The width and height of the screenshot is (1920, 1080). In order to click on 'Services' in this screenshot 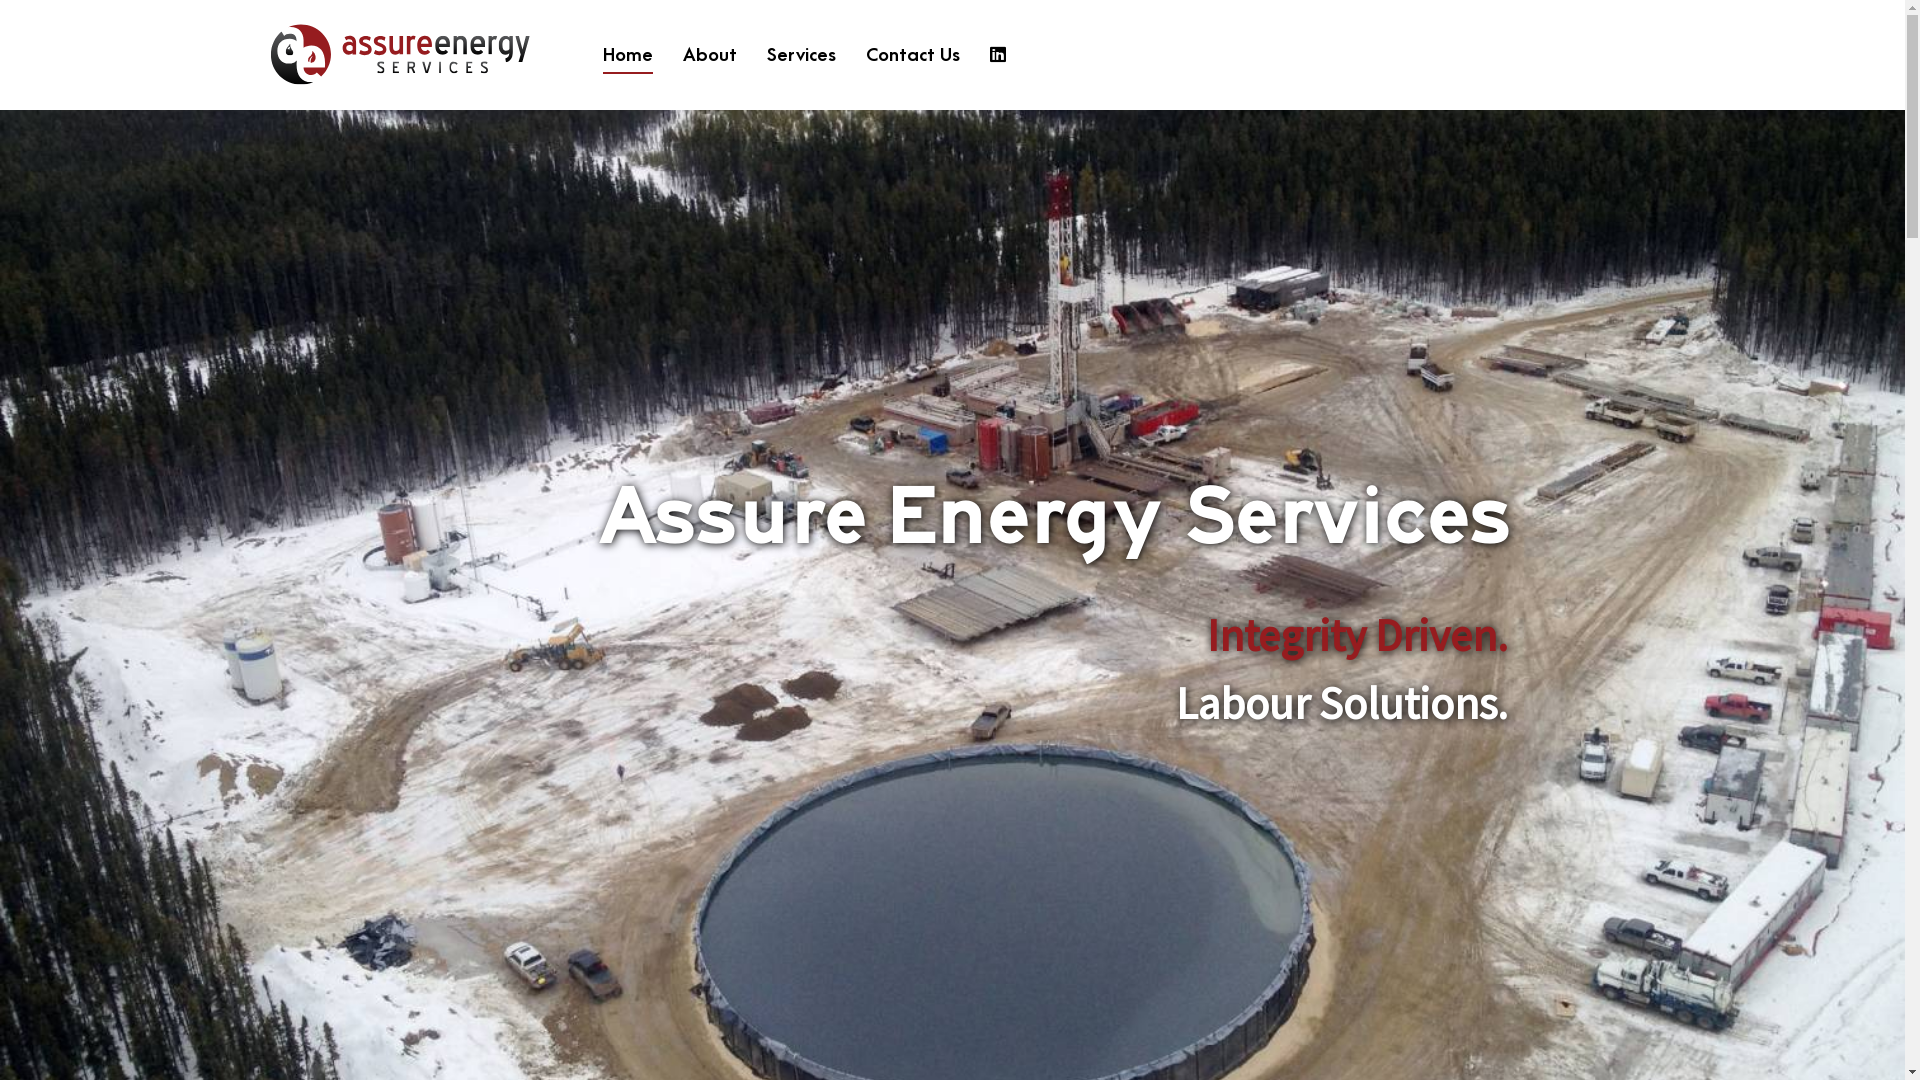, I will do `click(801, 54)`.